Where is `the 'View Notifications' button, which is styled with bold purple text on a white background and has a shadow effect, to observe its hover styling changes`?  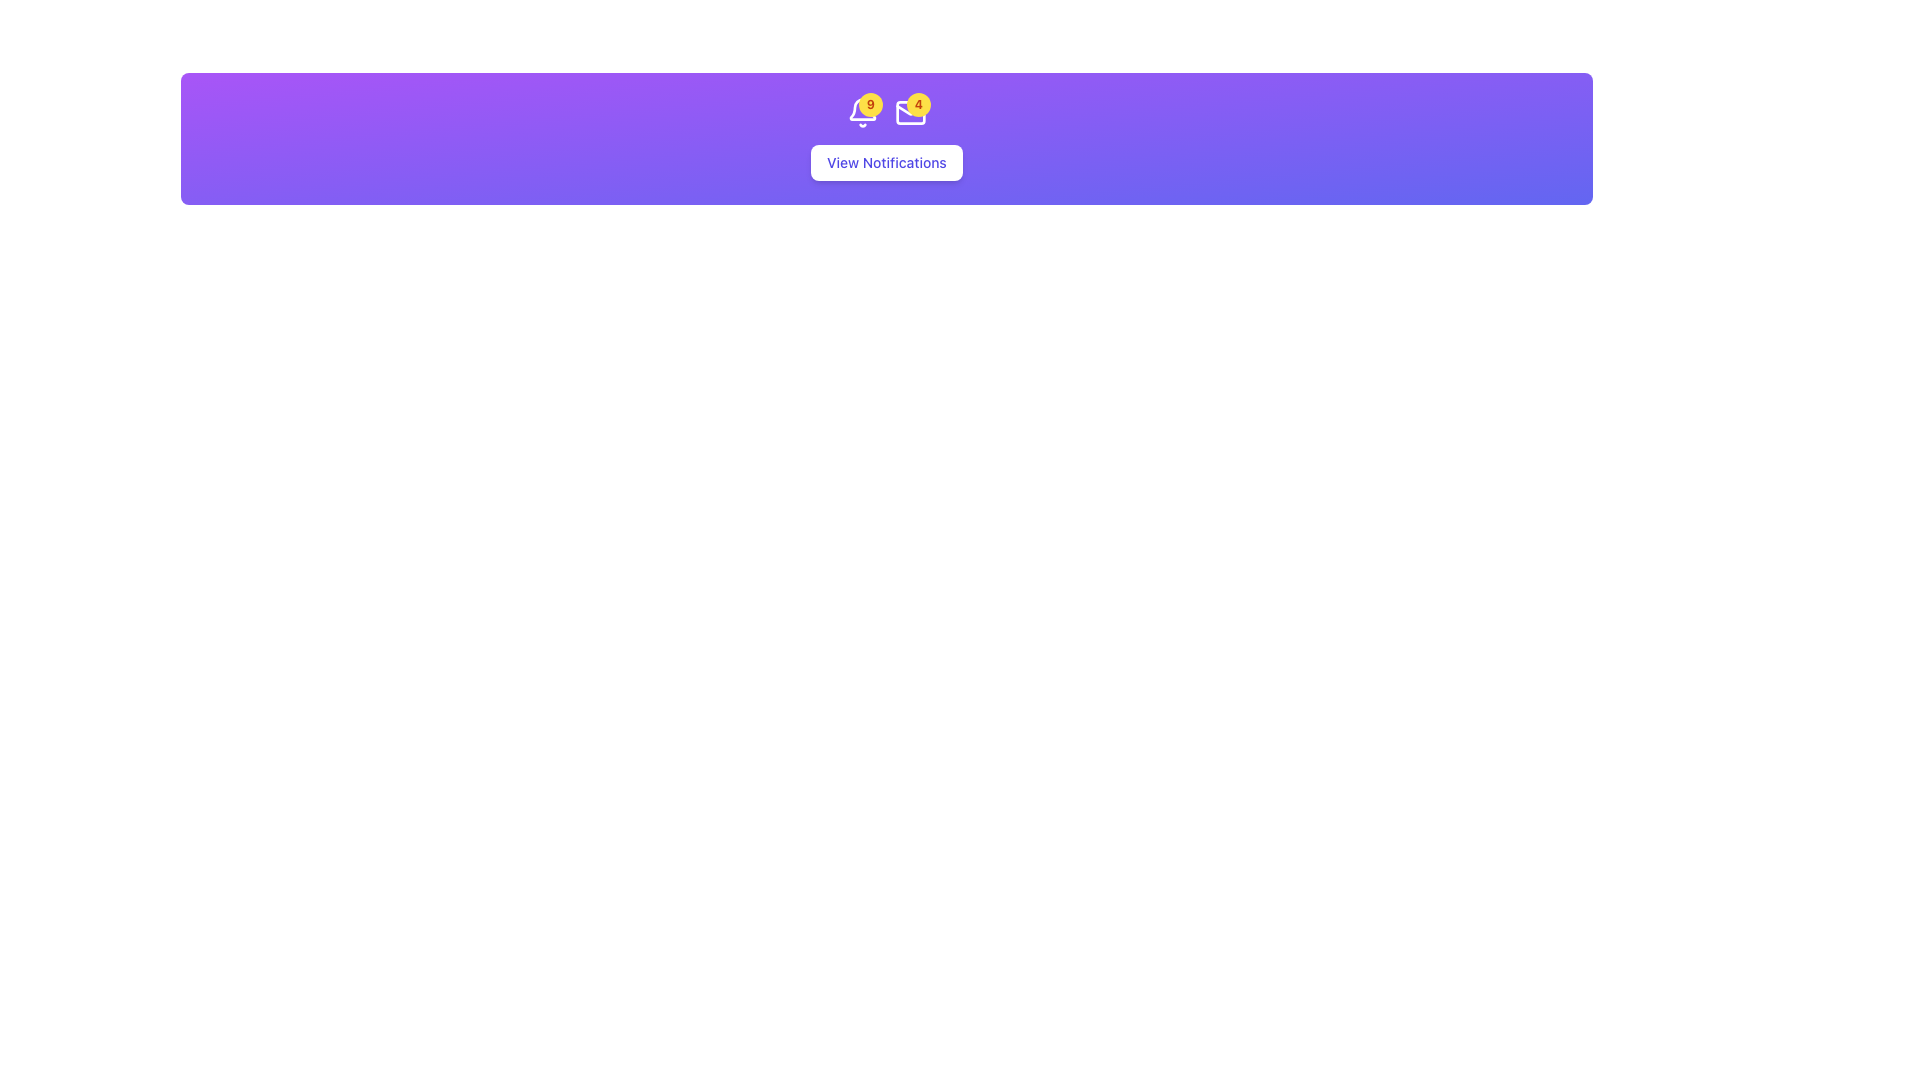 the 'View Notifications' button, which is styled with bold purple text on a white background and has a shadow effect, to observe its hover styling changes is located at coordinates (886, 161).